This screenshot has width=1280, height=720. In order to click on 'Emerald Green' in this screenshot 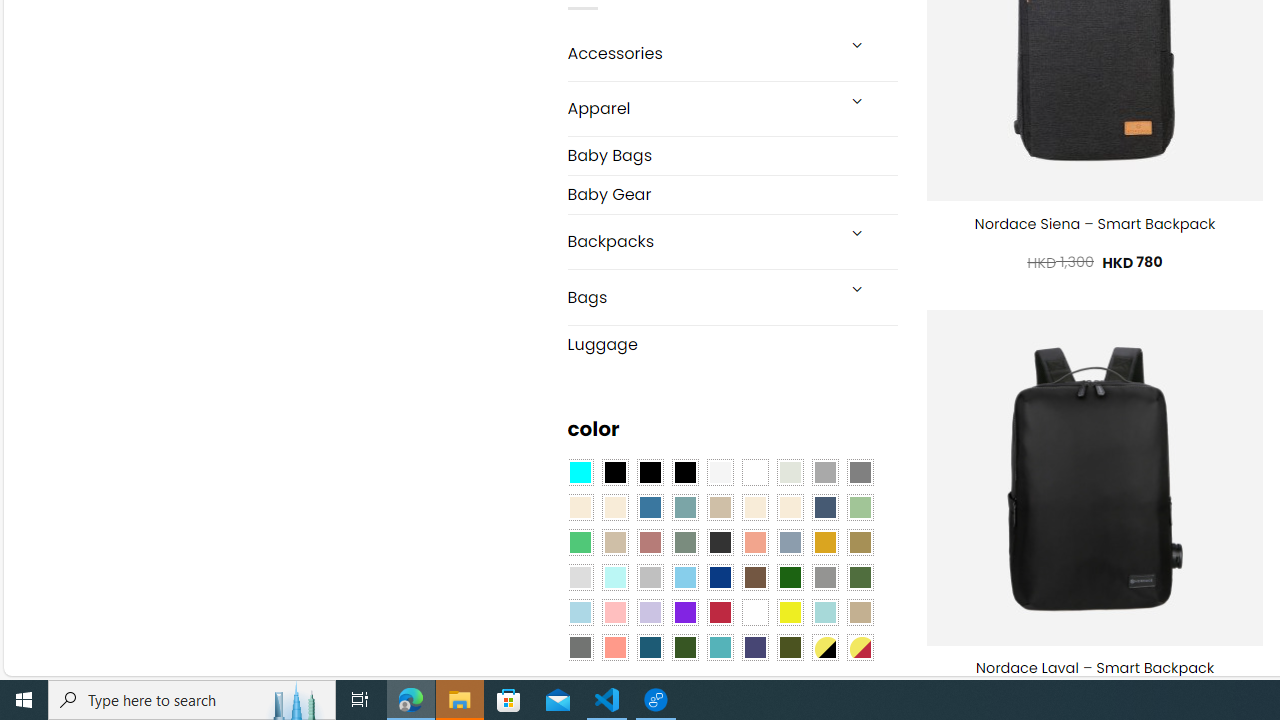, I will do `click(578, 542)`.